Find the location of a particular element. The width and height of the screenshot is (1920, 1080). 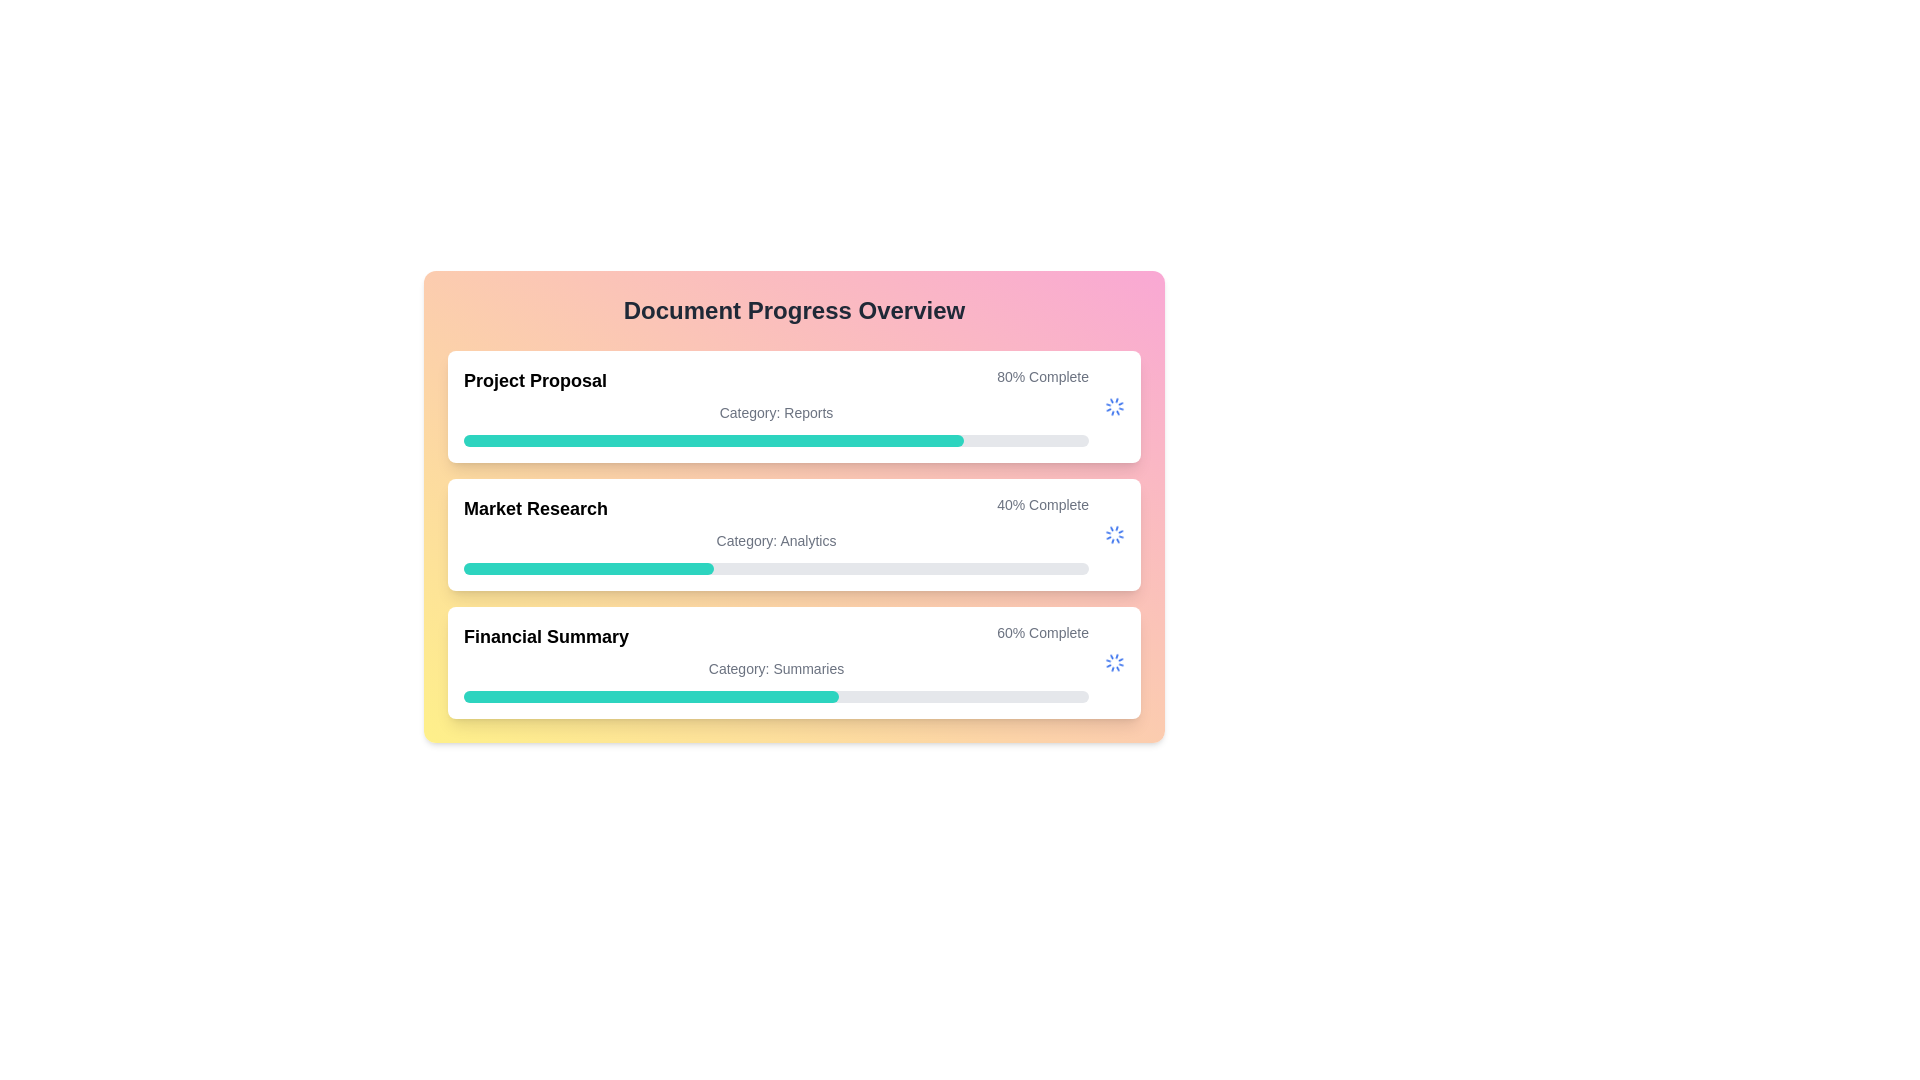

the text label displaying 'Category: Reports' located in the 'Project Proposal' section beneath the progress bar is located at coordinates (775, 411).